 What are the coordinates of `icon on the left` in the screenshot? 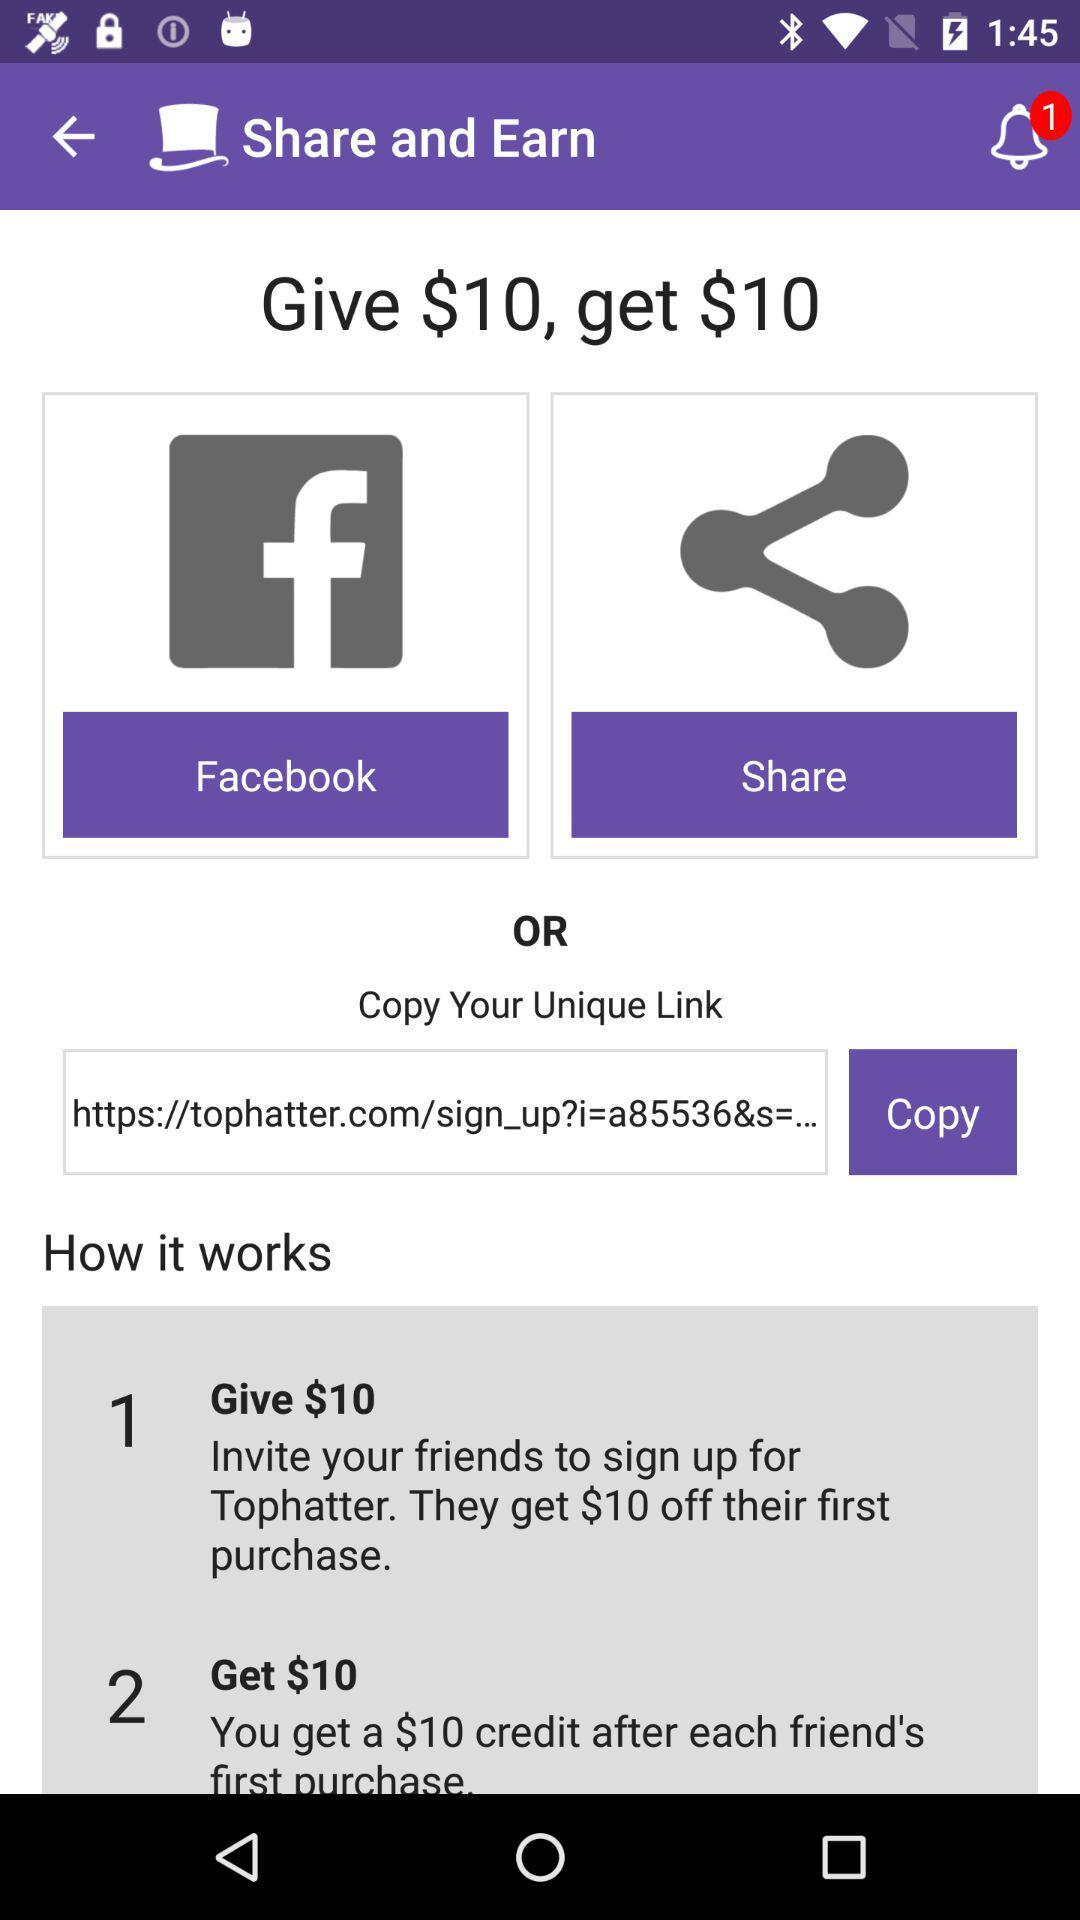 It's located at (285, 773).